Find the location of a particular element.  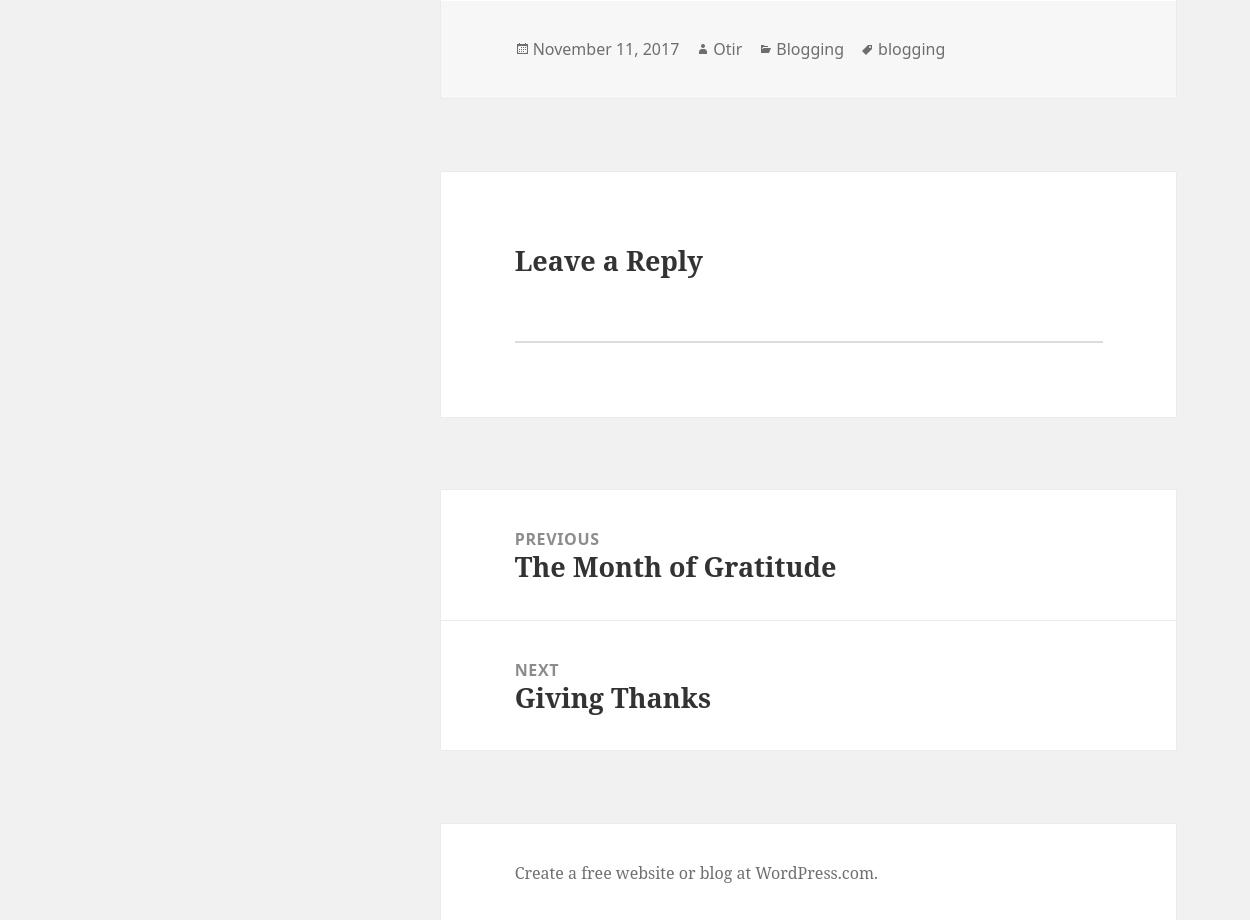

'blogging' is located at coordinates (911, 49).